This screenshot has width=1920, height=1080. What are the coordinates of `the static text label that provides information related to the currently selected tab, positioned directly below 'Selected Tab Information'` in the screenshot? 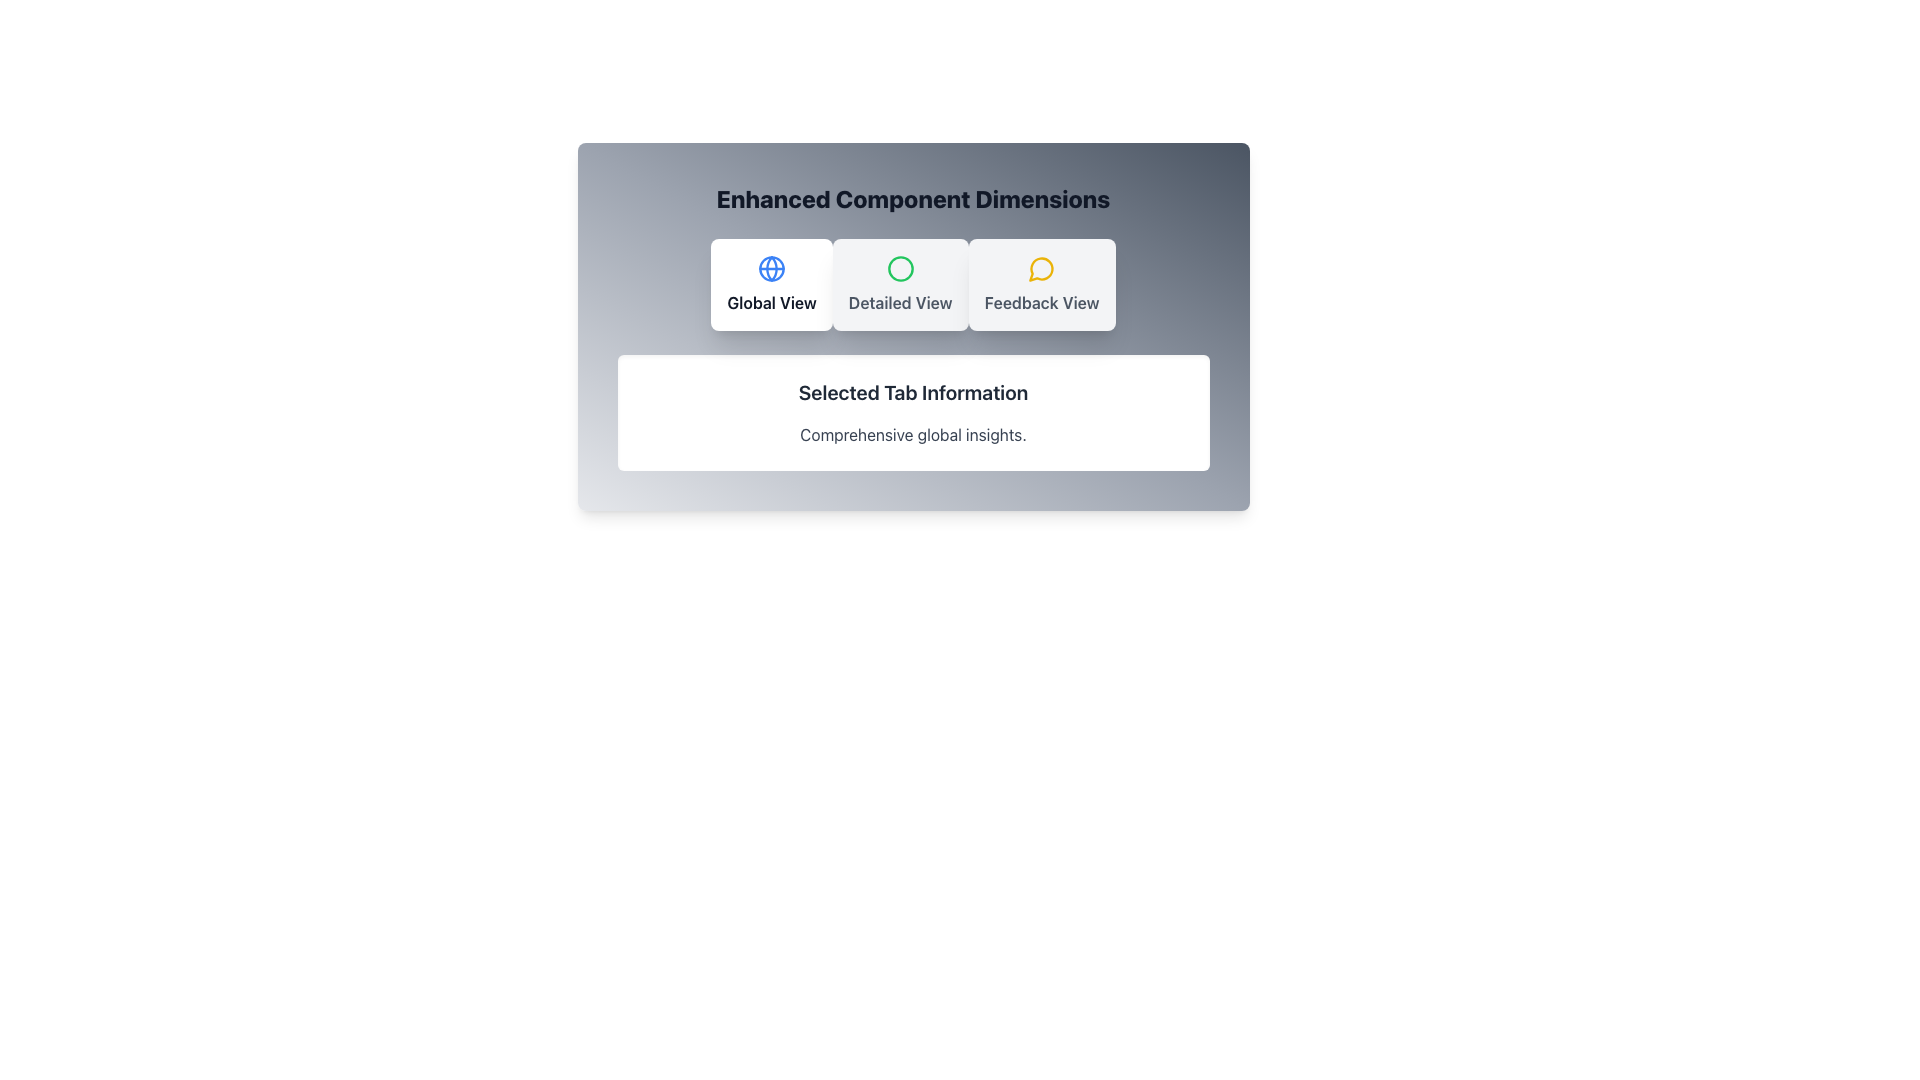 It's located at (912, 434).